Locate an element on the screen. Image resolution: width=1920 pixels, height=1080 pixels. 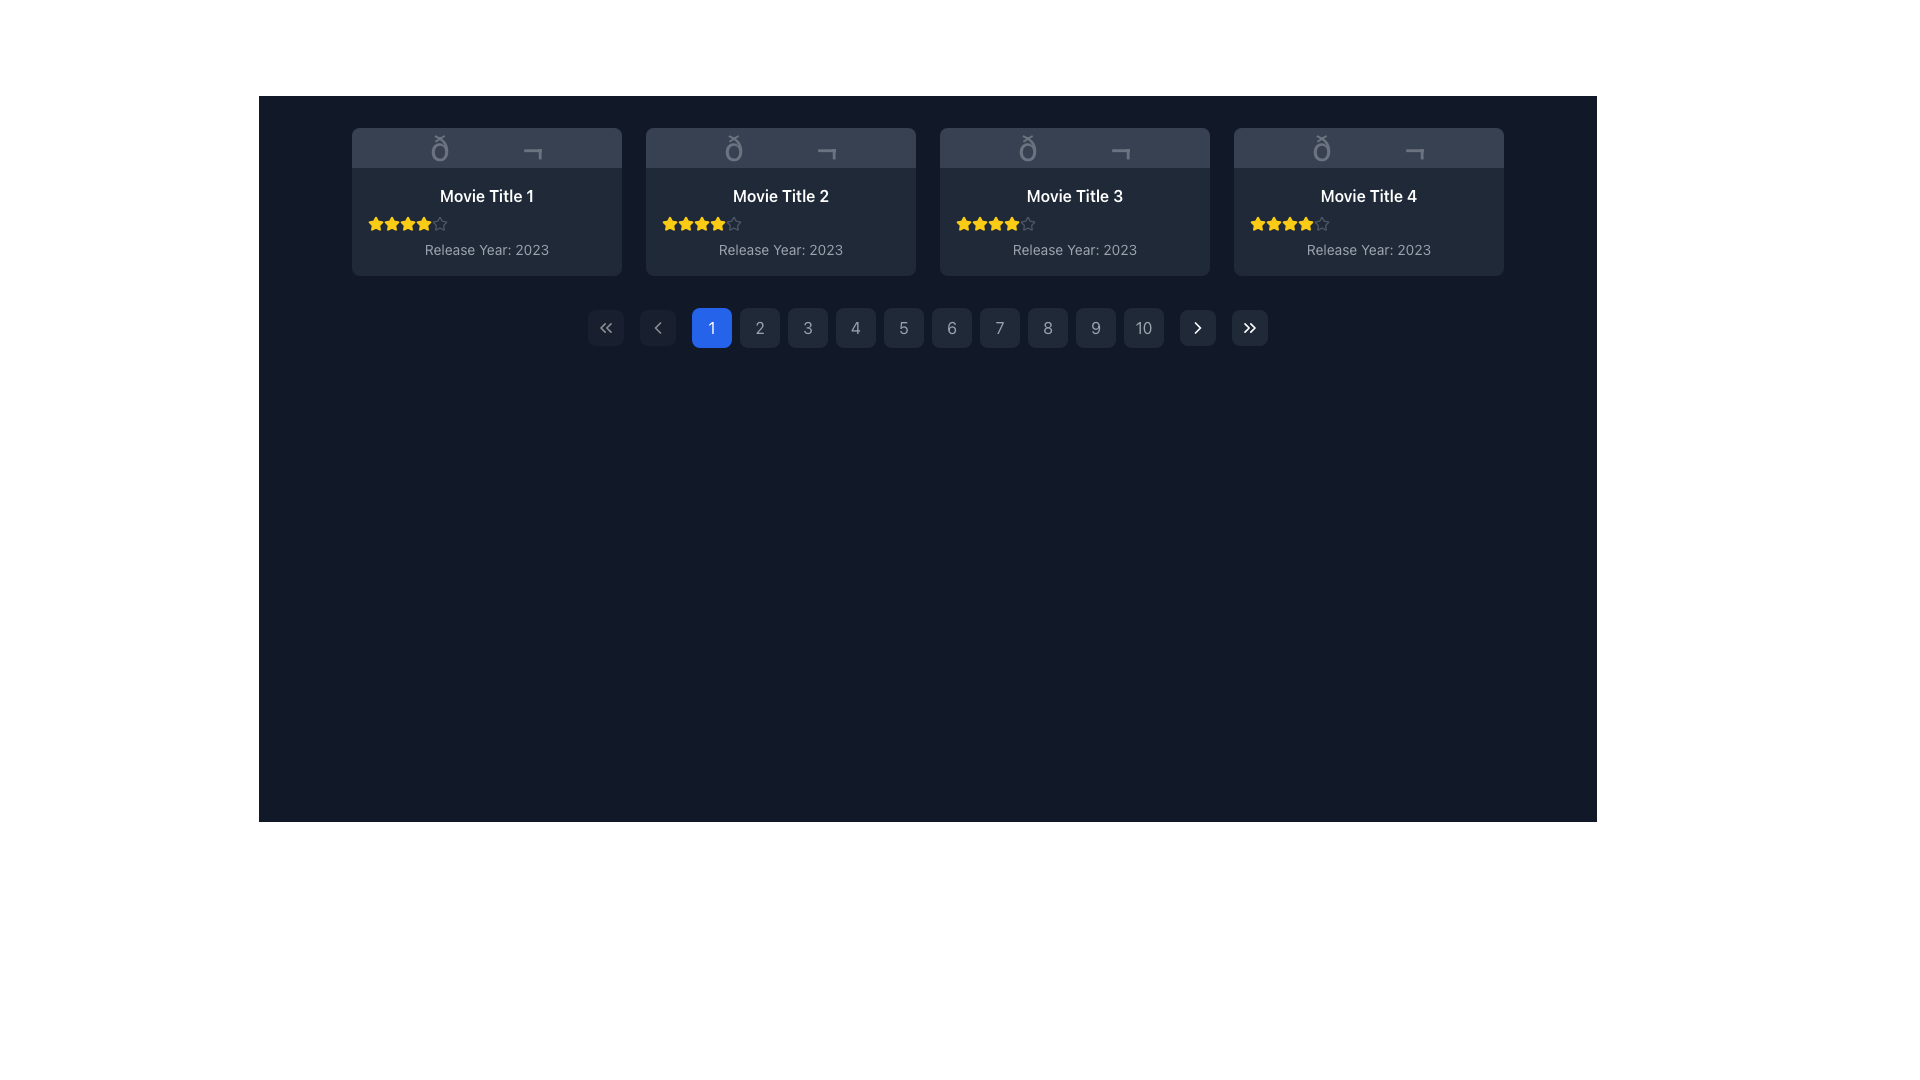
the fifth gray star in the rating component for 'Movie Title 4' is located at coordinates (1321, 223).